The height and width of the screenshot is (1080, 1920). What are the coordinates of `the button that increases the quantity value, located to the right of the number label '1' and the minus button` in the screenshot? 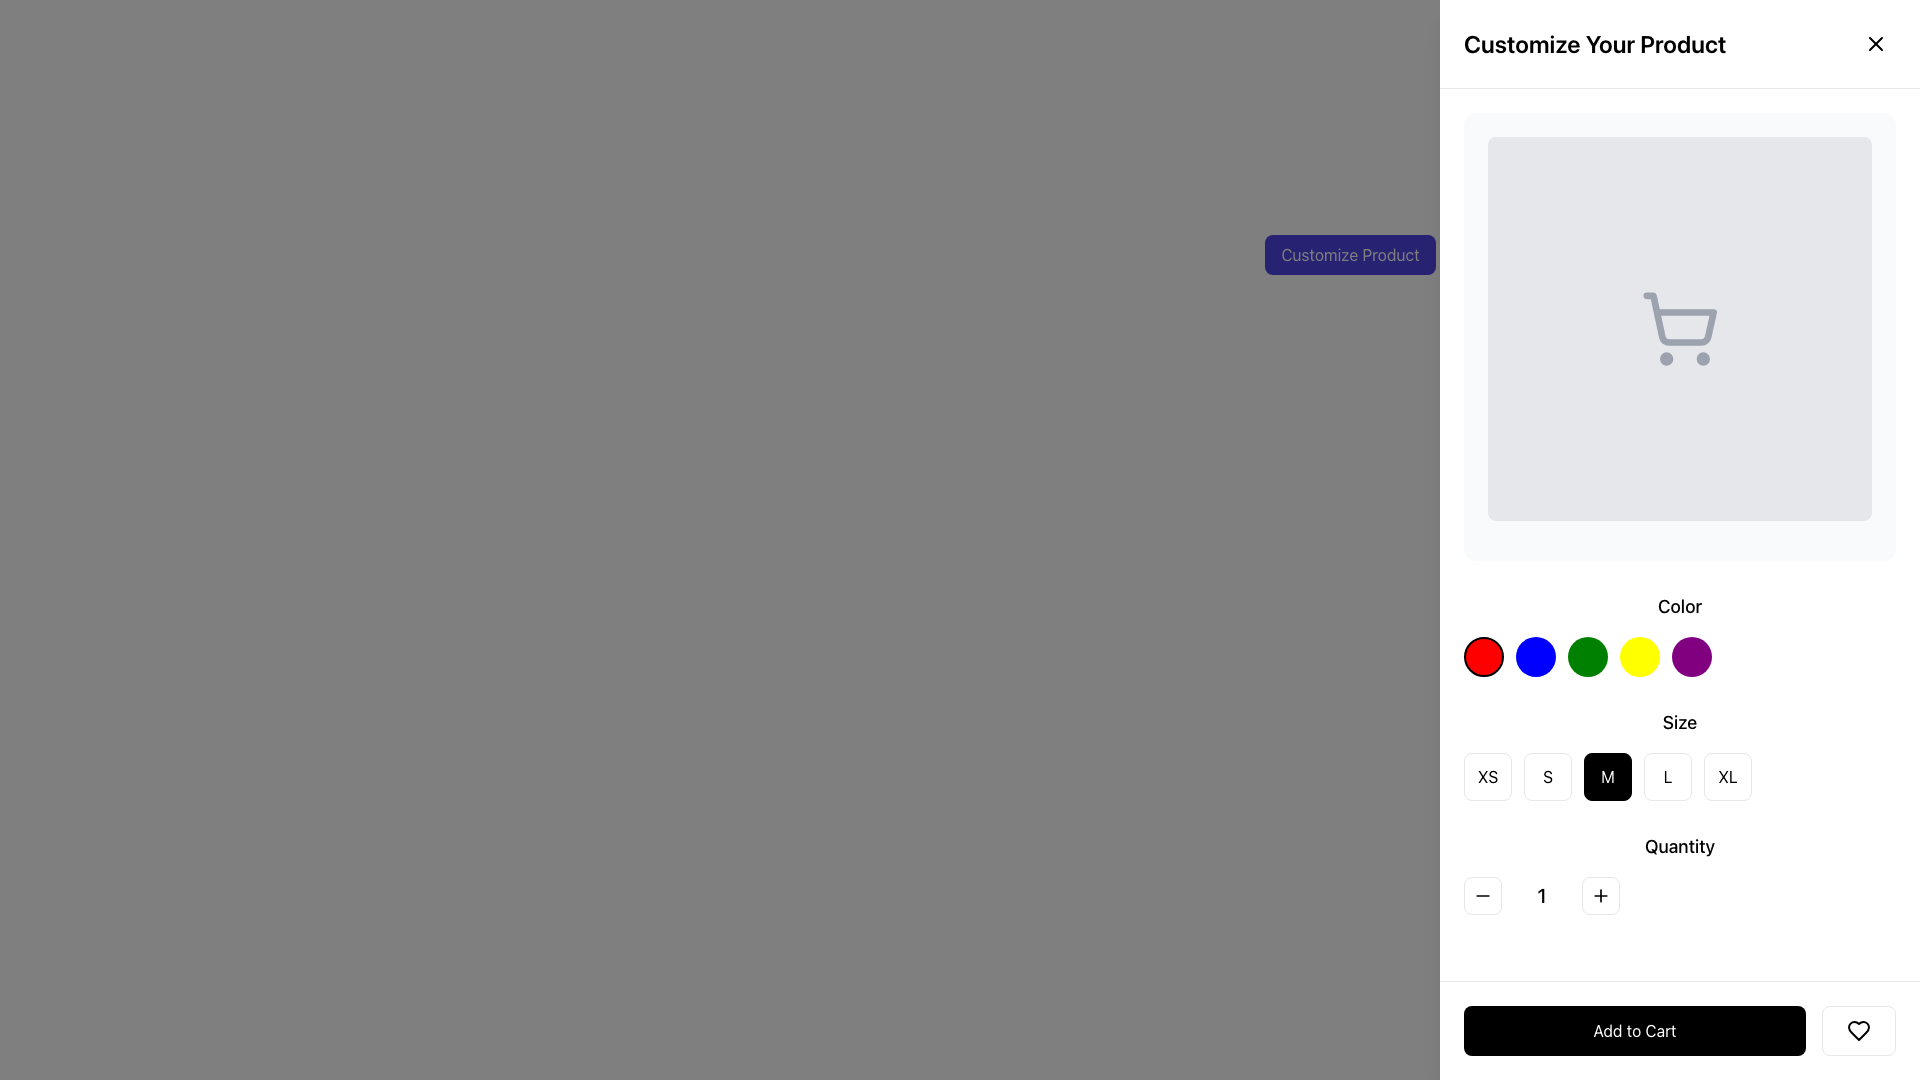 It's located at (1601, 894).